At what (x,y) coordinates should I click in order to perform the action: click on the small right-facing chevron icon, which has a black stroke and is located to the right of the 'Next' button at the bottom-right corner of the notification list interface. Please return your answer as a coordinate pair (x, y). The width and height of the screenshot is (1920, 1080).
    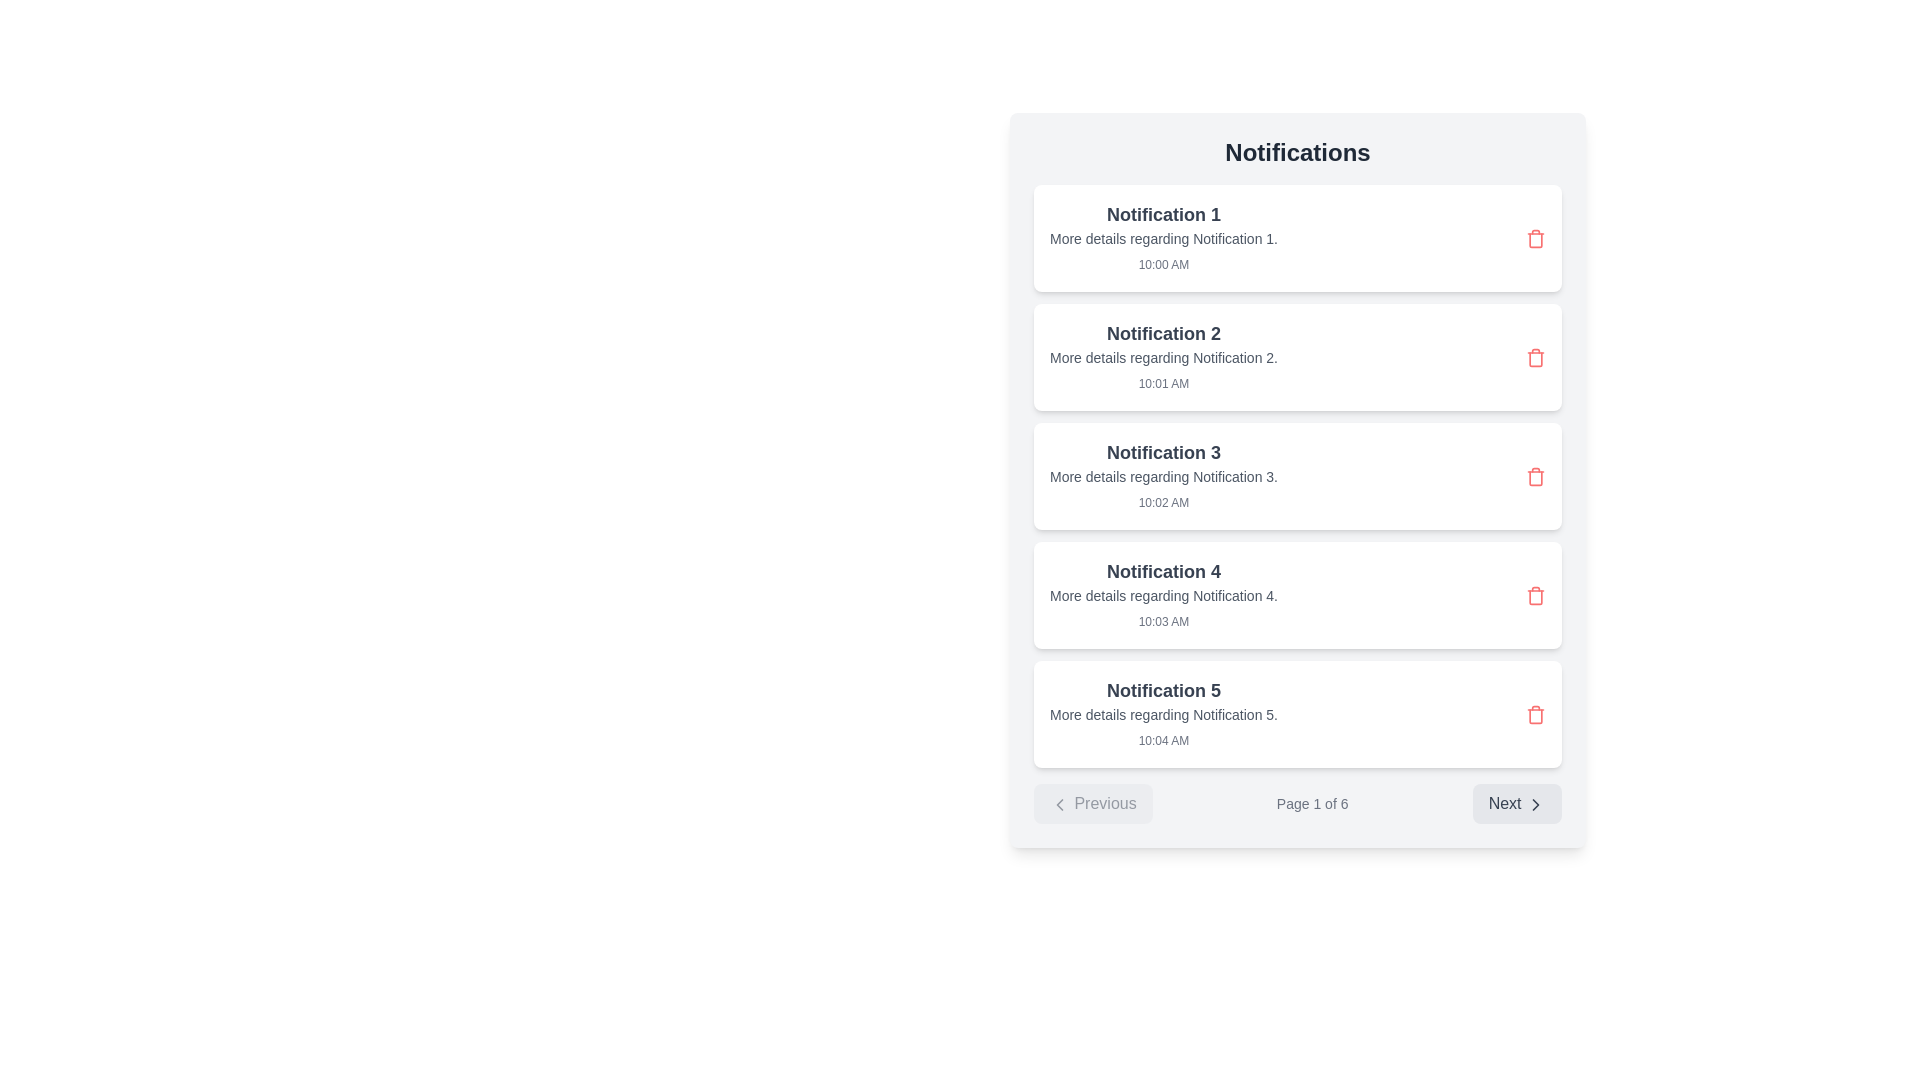
    Looking at the image, I should click on (1535, 803).